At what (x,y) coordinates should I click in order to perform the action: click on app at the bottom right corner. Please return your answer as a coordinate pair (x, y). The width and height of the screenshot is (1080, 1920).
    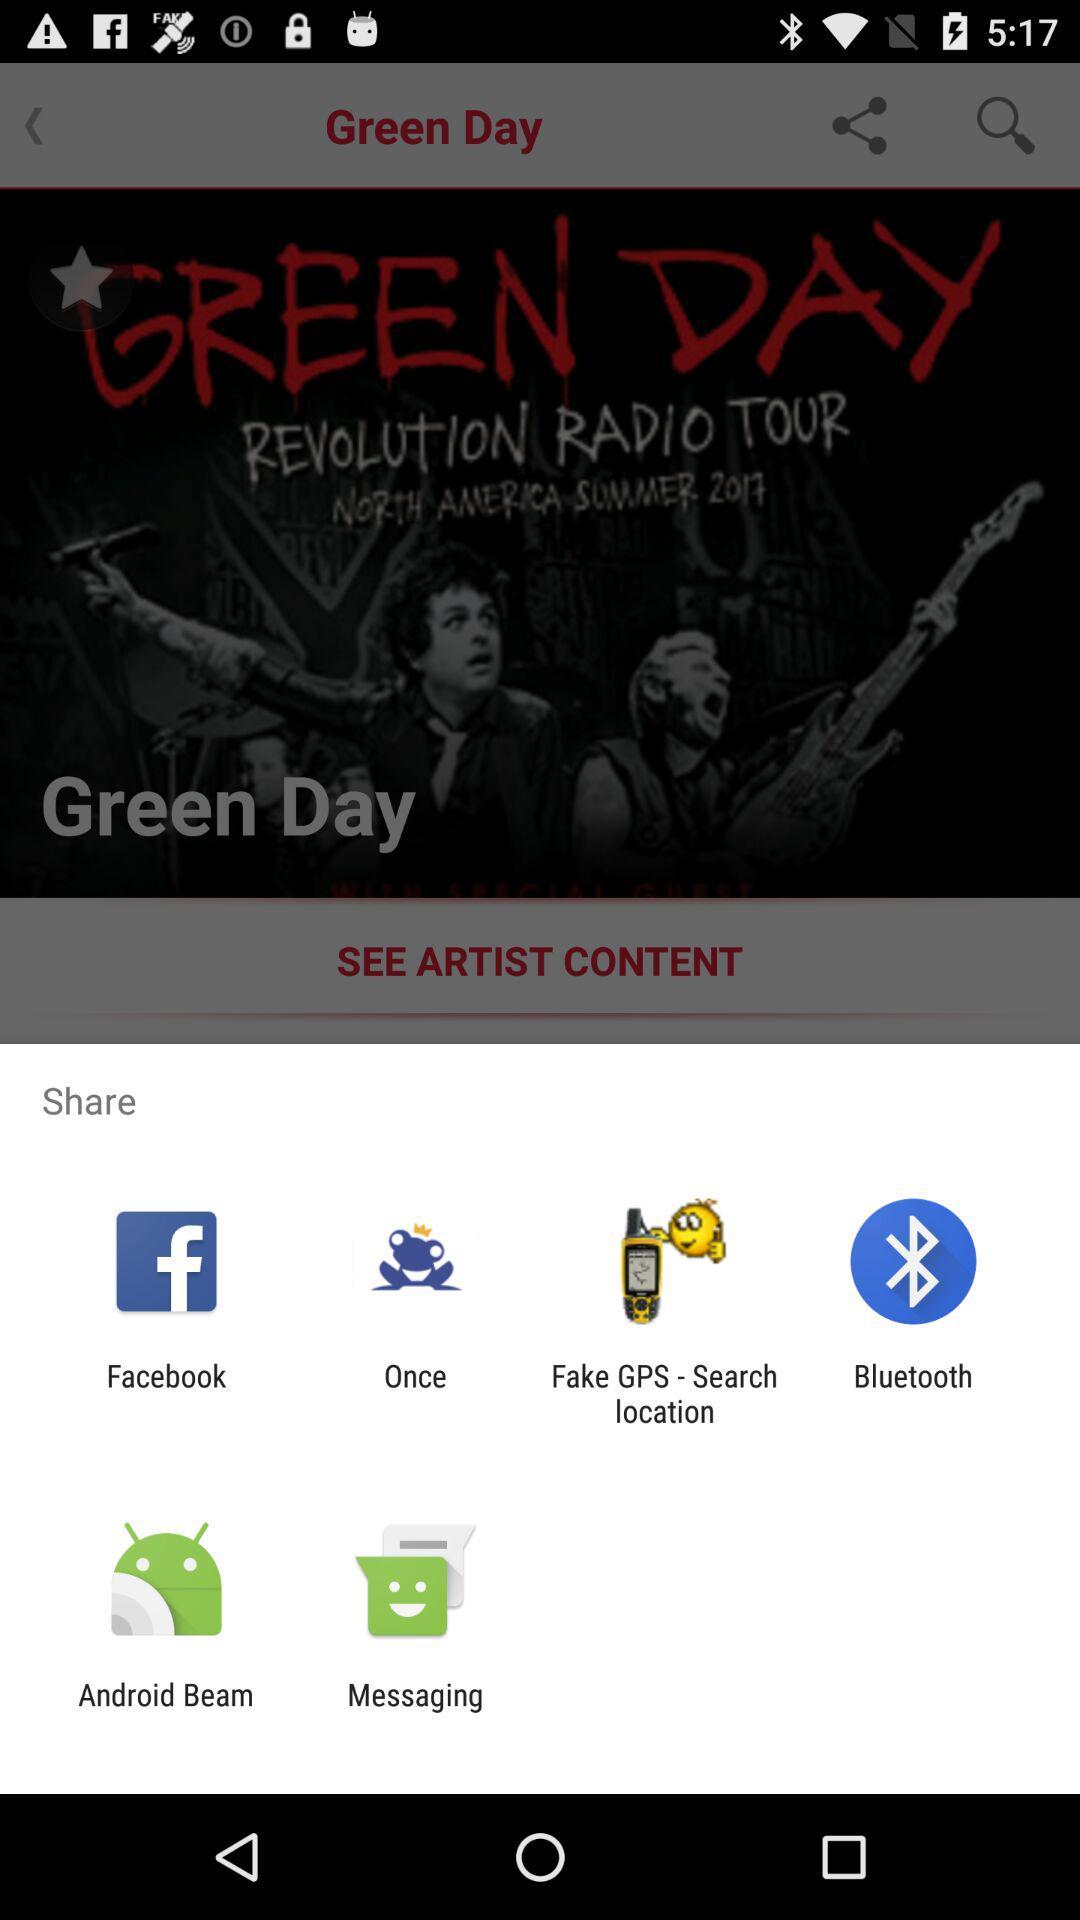
    Looking at the image, I should click on (913, 1392).